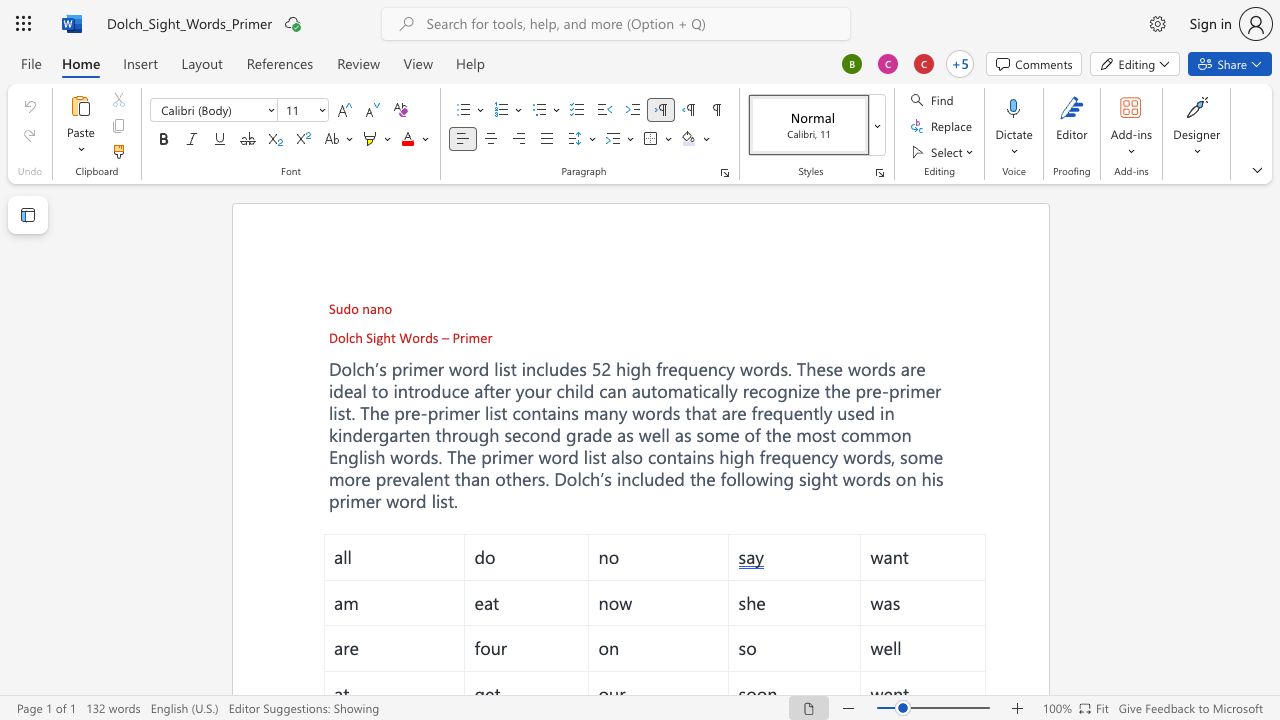  What do you see at coordinates (869, 391) in the screenshot?
I see `the 12th character "r" in the text` at bounding box center [869, 391].